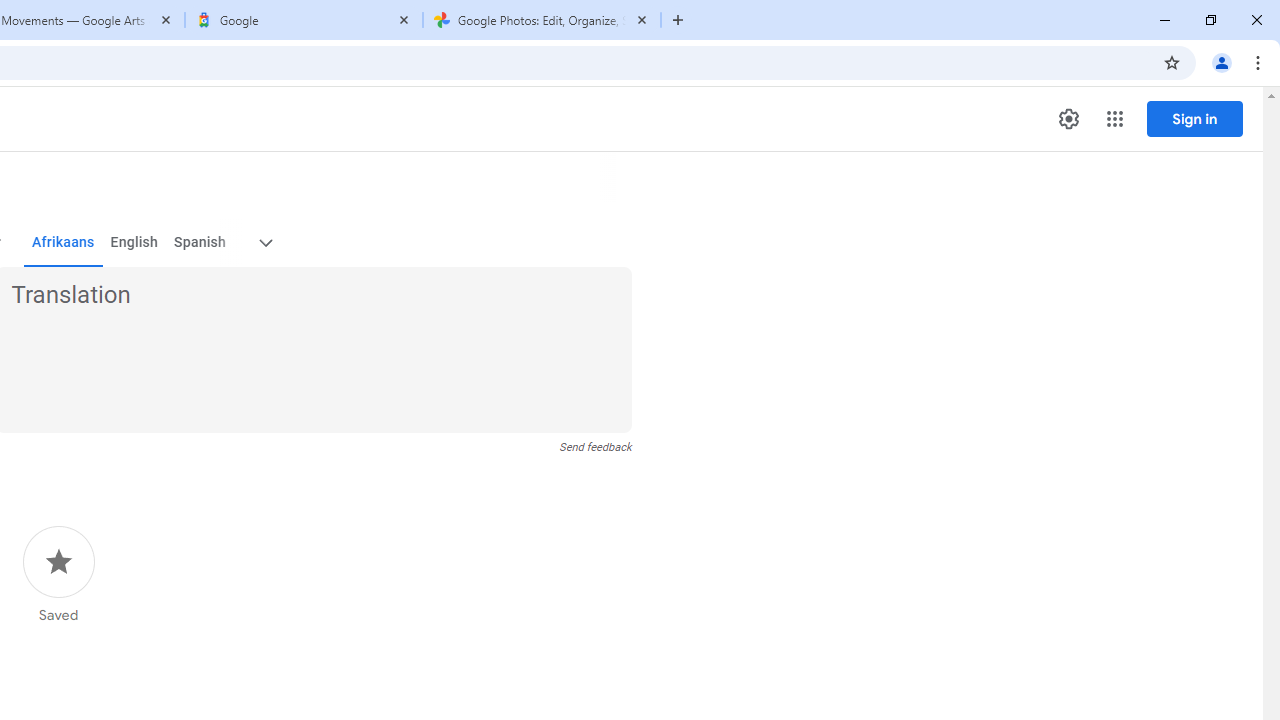 The height and width of the screenshot is (720, 1280). Describe the element at coordinates (199, 242) in the screenshot. I see `'Spanish'` at that location.